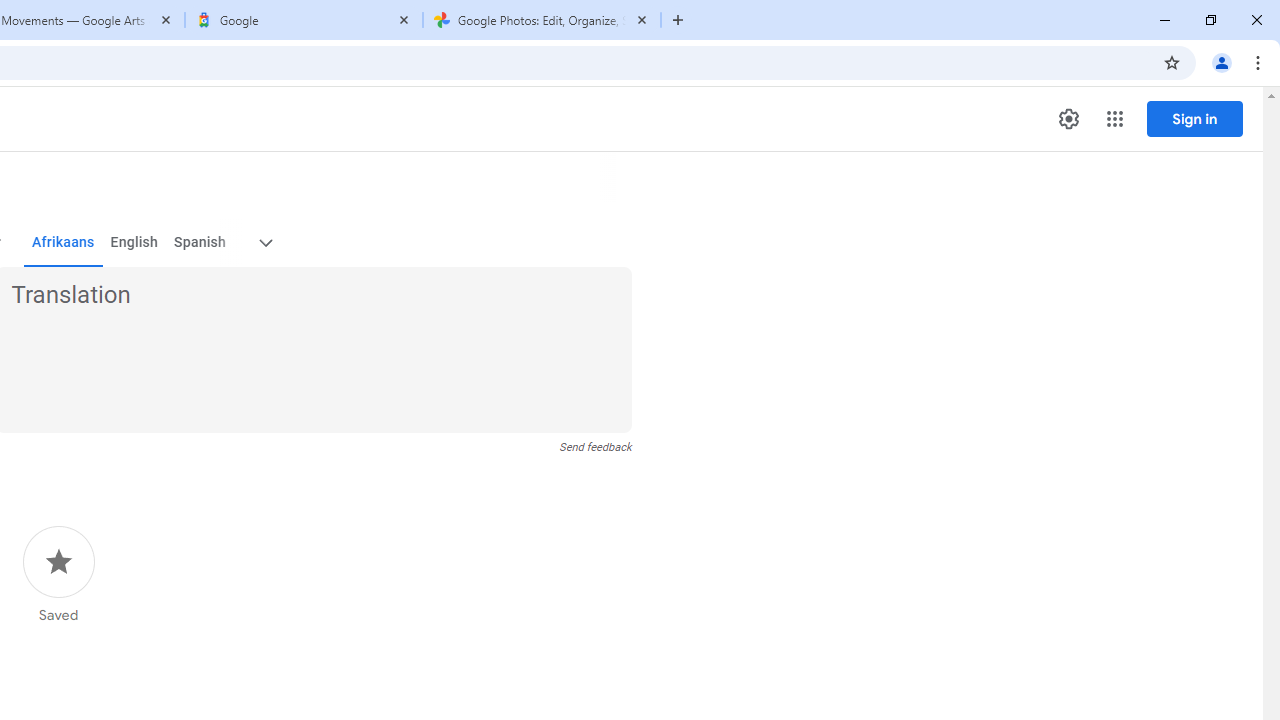 The height and width of the screenshot is (720, 1280). Describe the element at coordinates (199, 242) in the screenshot. I see `'Spanish'` at that location.